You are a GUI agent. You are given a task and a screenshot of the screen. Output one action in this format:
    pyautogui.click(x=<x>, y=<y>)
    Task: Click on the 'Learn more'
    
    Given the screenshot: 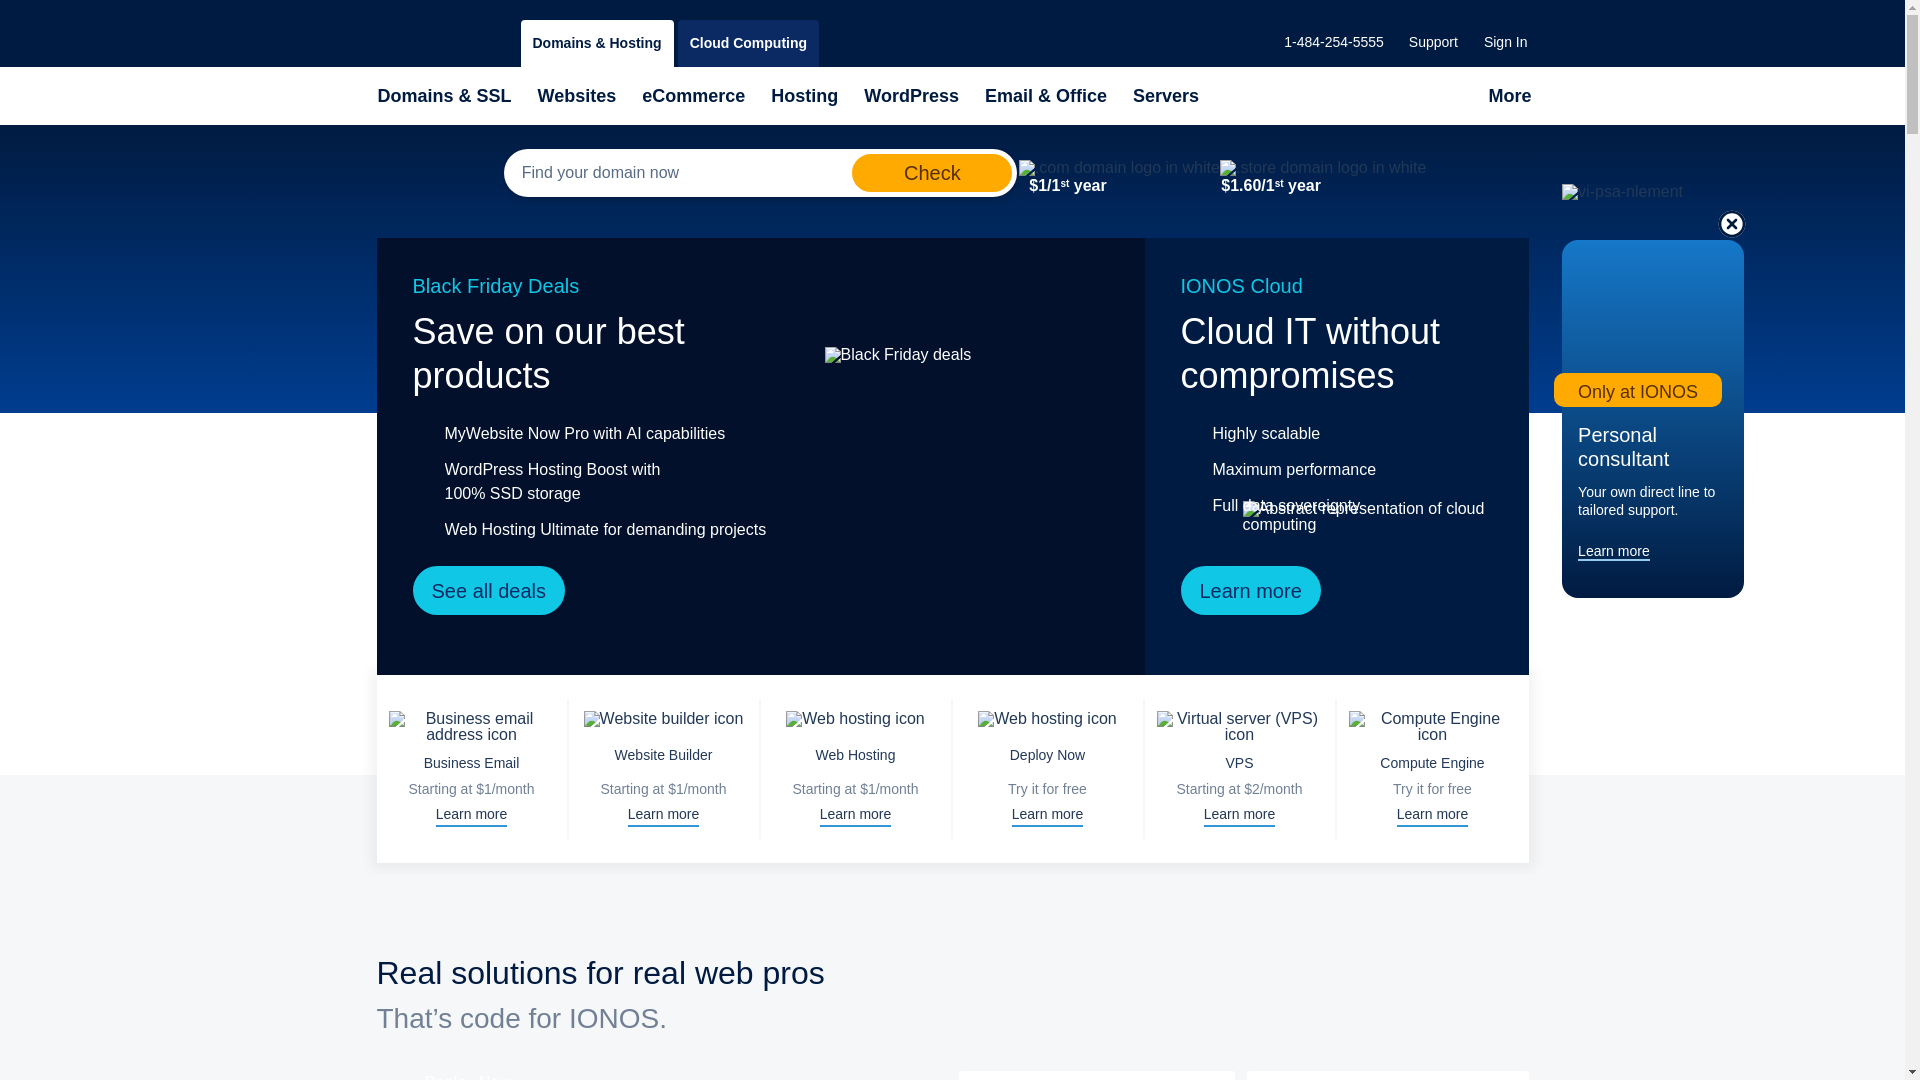 What is the action you would take?
    pyautogui.click(x=1613, y=551)
    